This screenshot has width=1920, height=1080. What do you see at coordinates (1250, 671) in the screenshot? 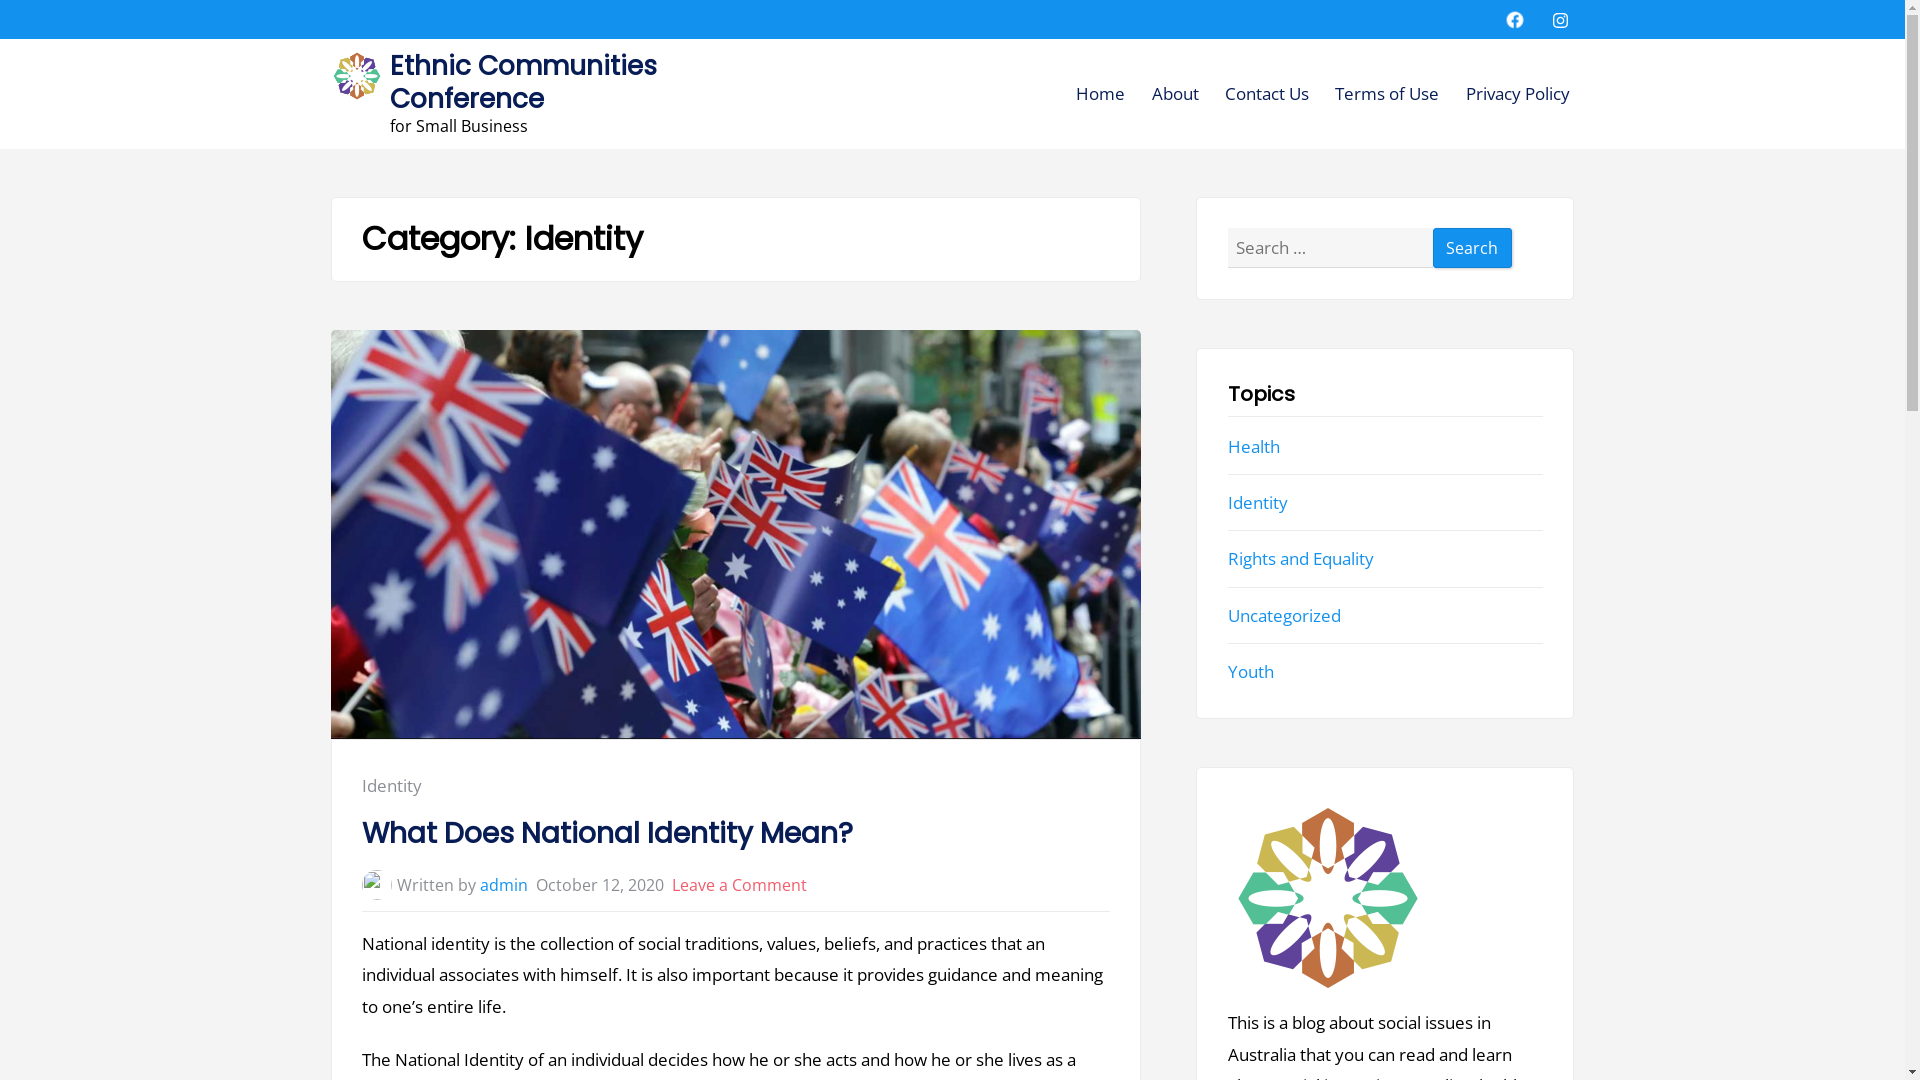
I see `'Youth'` at bounding box center [1250, 671].